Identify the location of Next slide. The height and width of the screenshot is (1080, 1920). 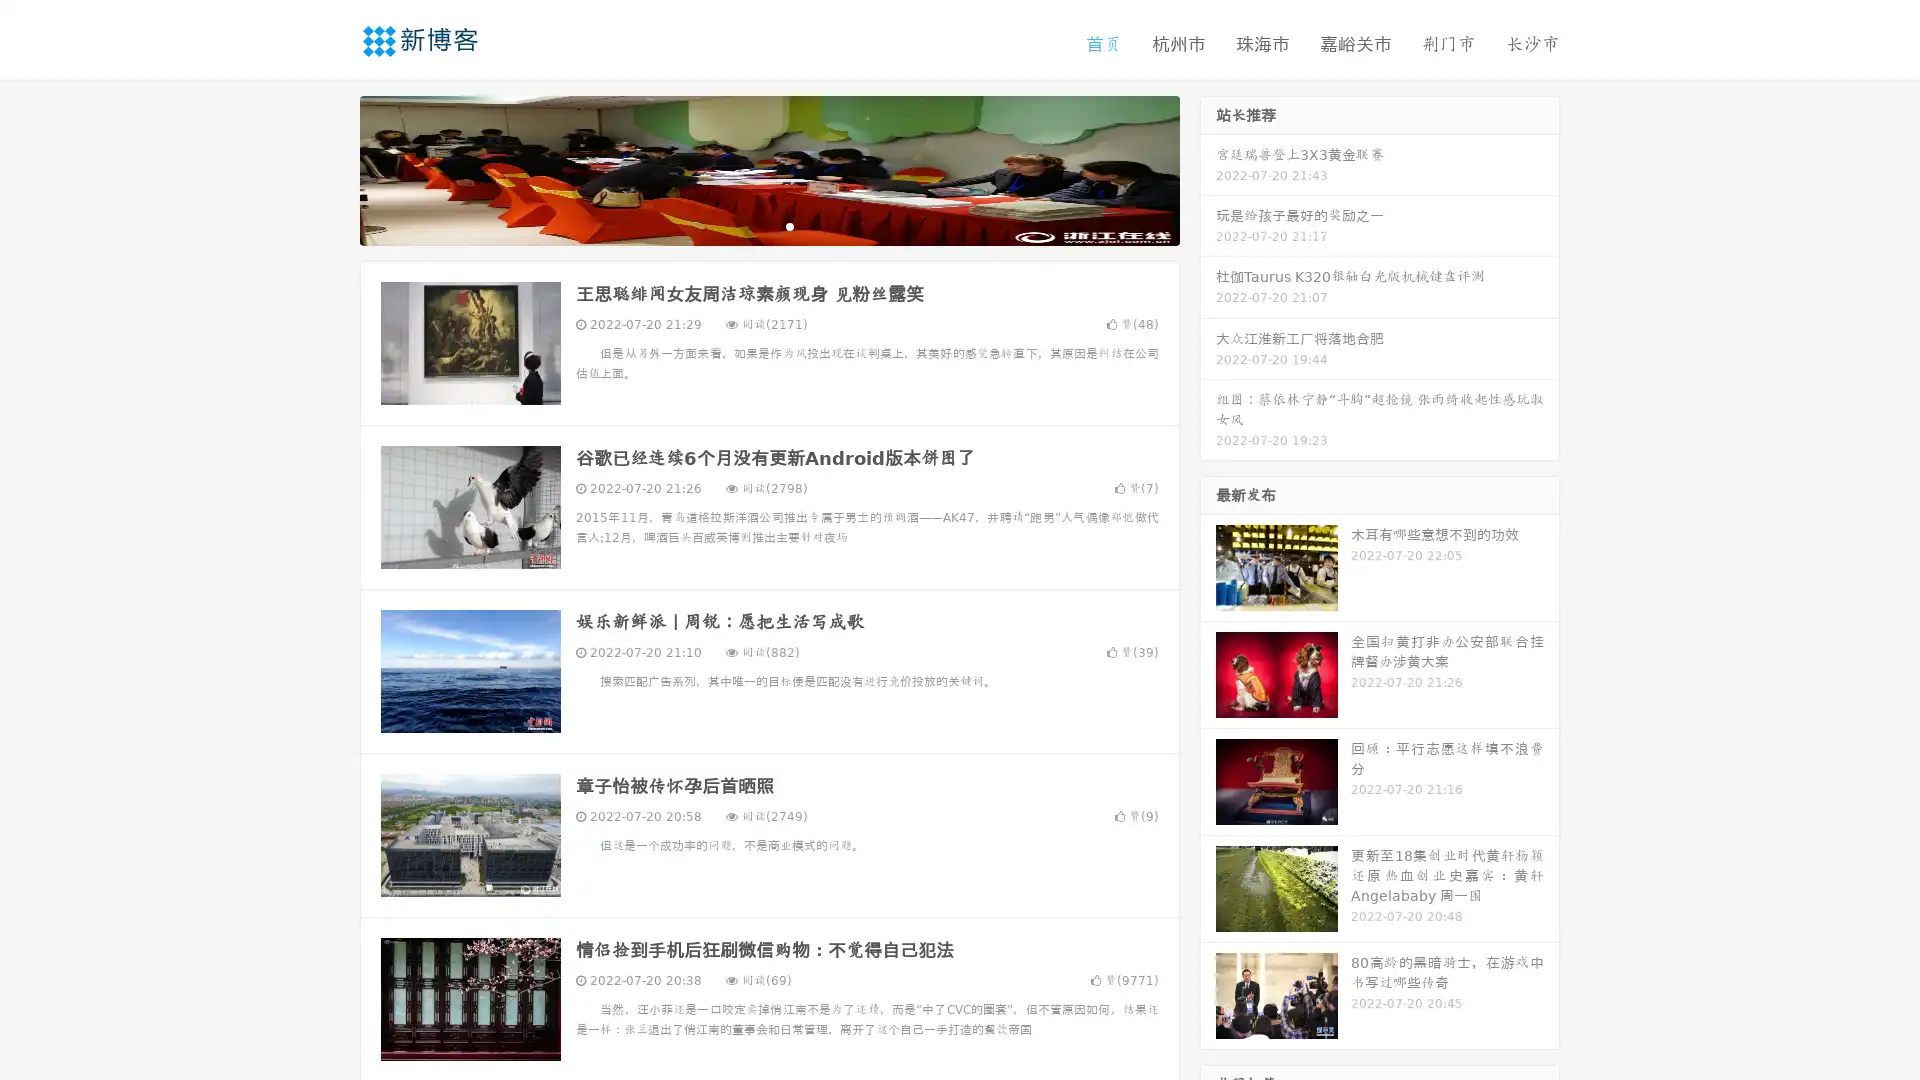
(1208, 168).